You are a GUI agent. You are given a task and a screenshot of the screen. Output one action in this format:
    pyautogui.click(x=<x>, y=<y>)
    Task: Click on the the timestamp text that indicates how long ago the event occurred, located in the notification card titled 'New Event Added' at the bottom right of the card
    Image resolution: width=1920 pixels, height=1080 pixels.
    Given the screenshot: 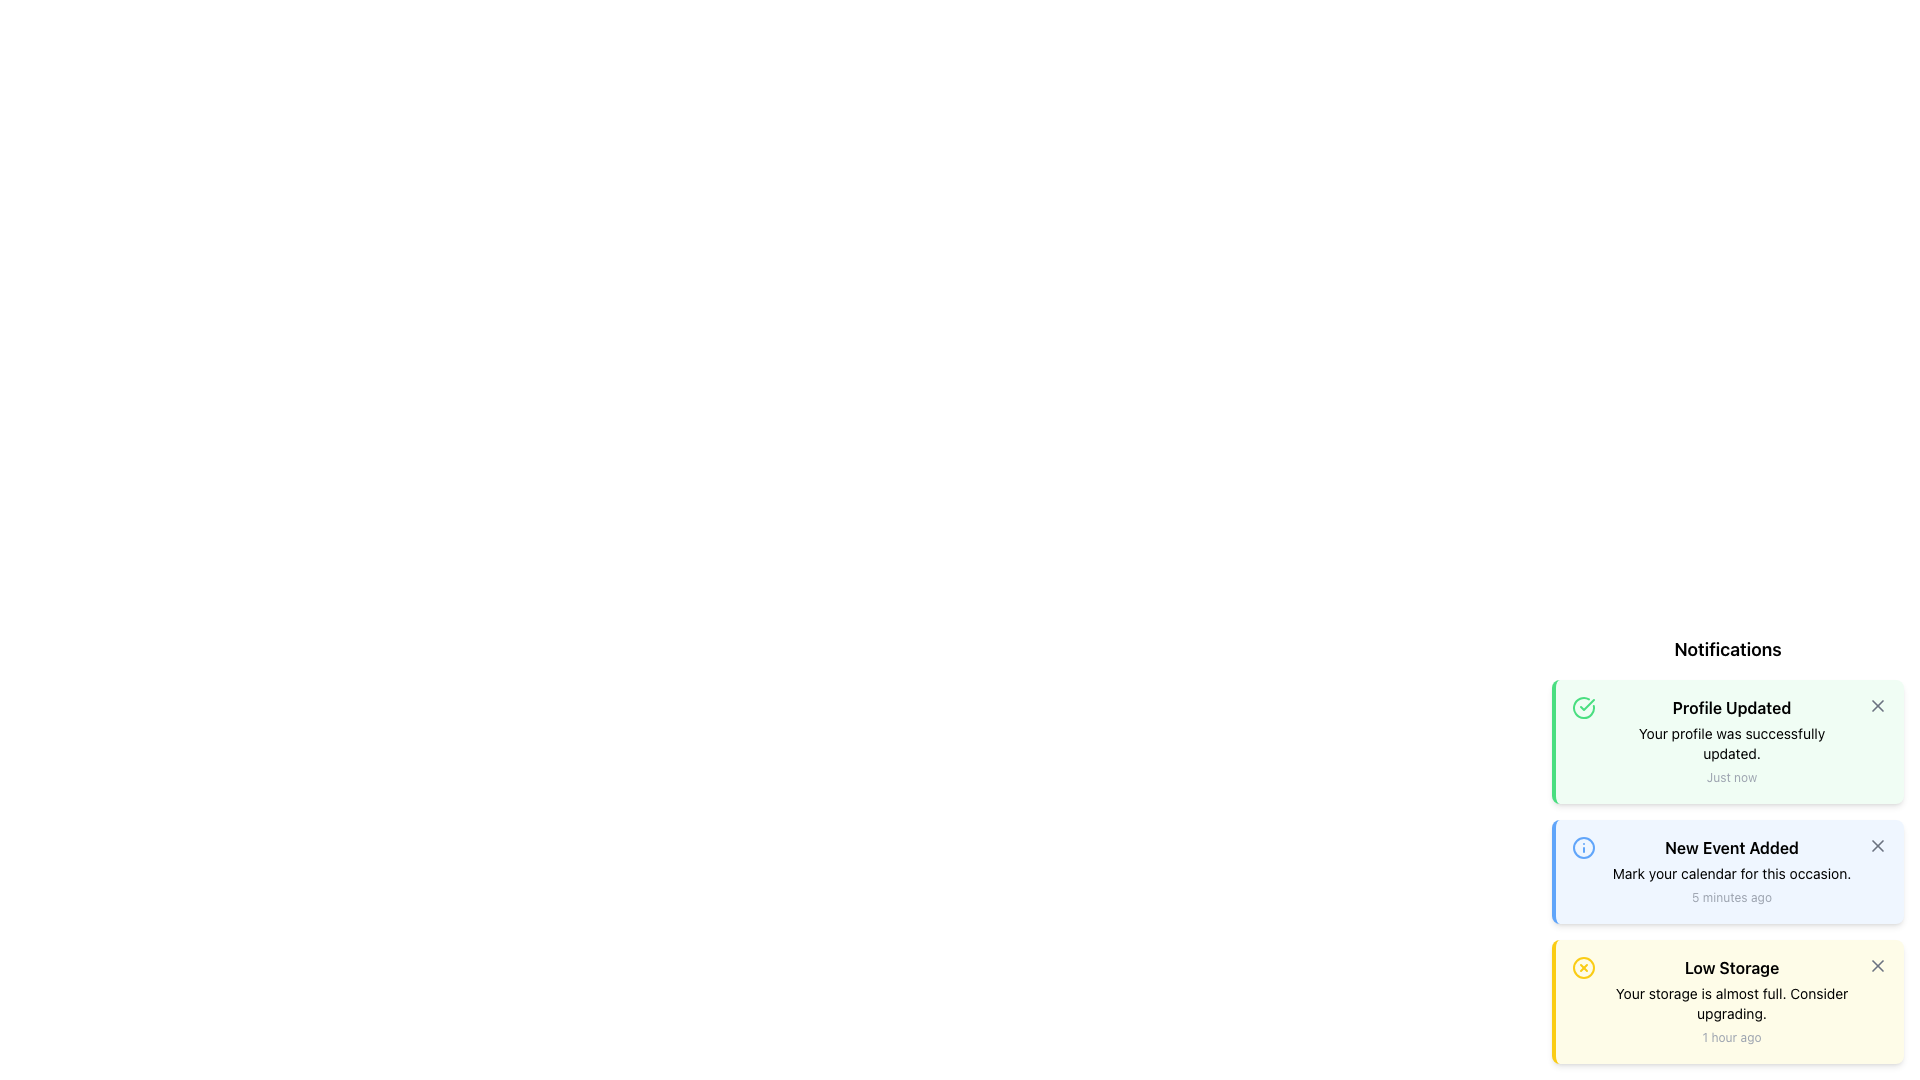 What is the action you would take?
    pyautogui.click(x=1731, y=896)
    